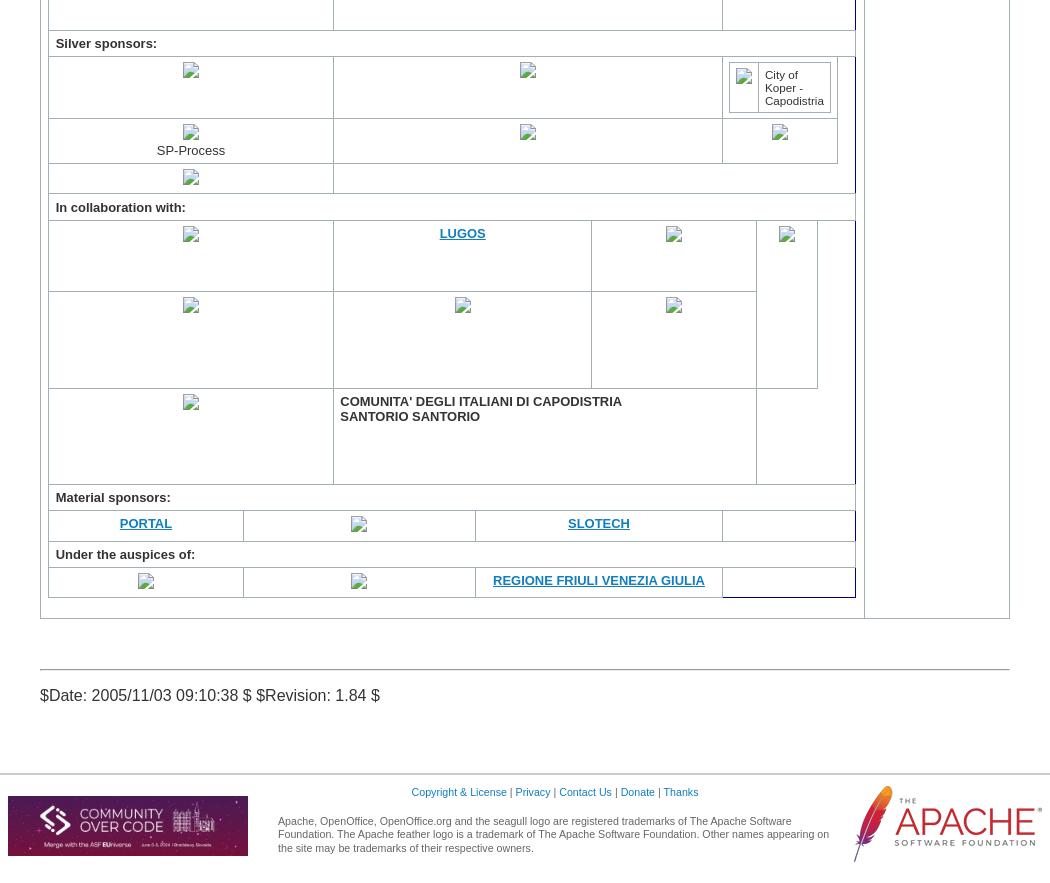 The height and width of the screenshot is (883, 1050). I want to click on 'Silver sponsors:', so click(54, 41).